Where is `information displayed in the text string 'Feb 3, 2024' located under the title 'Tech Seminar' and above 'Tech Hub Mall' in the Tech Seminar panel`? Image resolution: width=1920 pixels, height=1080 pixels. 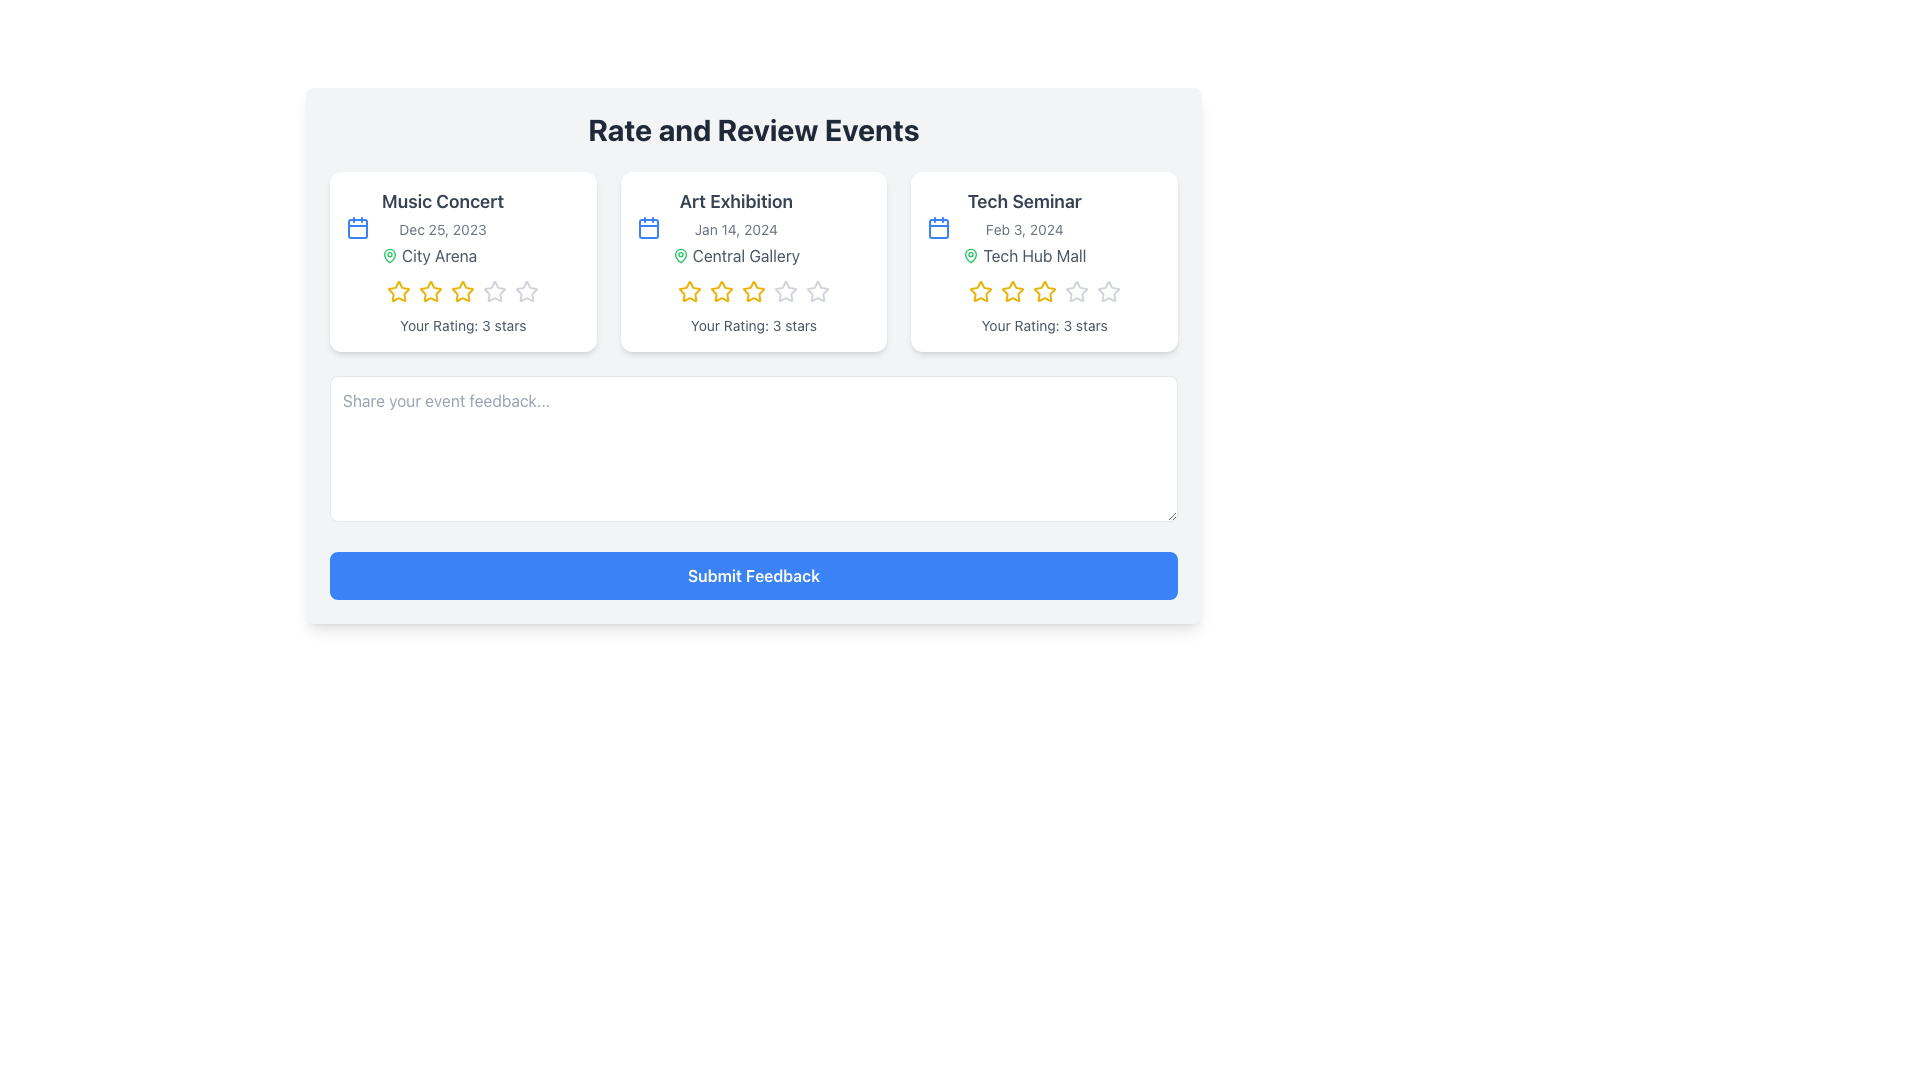
information displayed in the text string 'Feb 3, 2024' located under the title 'Tech Seminar' and above 'Tech Hub Mall' in the Tech Seminar panel is located at coordinates (1024, 229).